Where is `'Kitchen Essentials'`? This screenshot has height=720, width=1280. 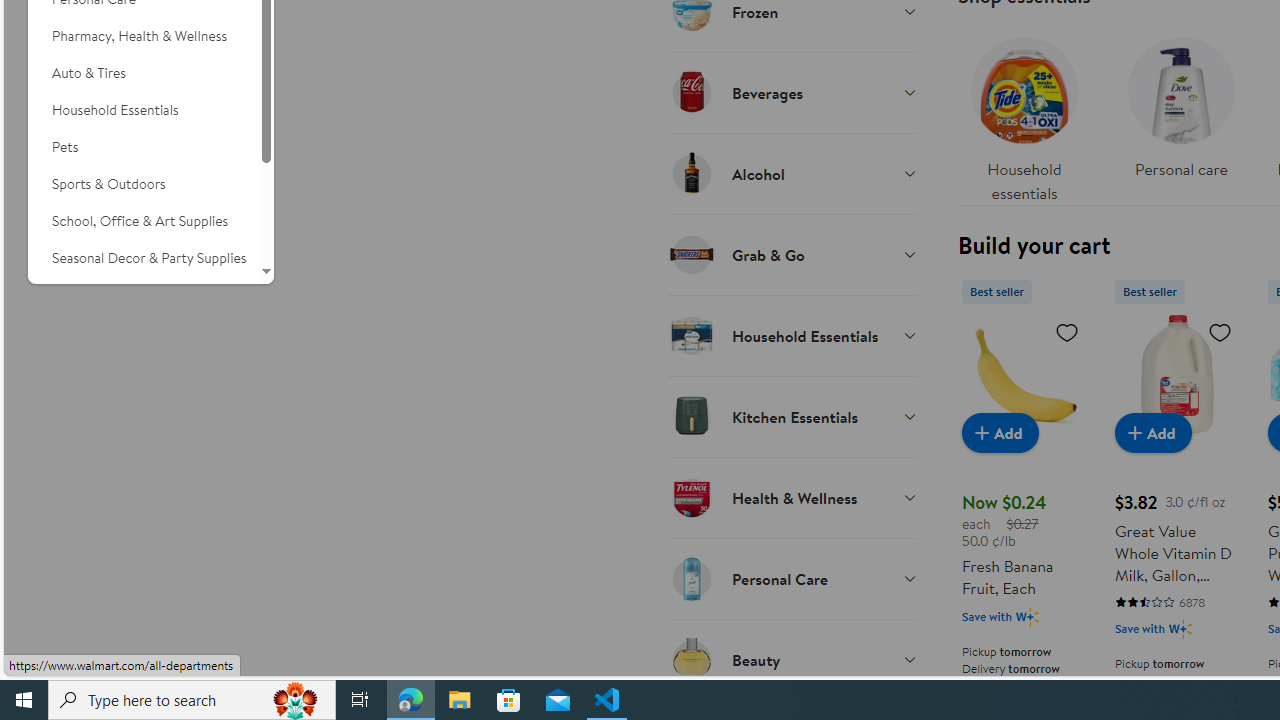 'Kitchen Essentials' is located at coordinates (791, 415).